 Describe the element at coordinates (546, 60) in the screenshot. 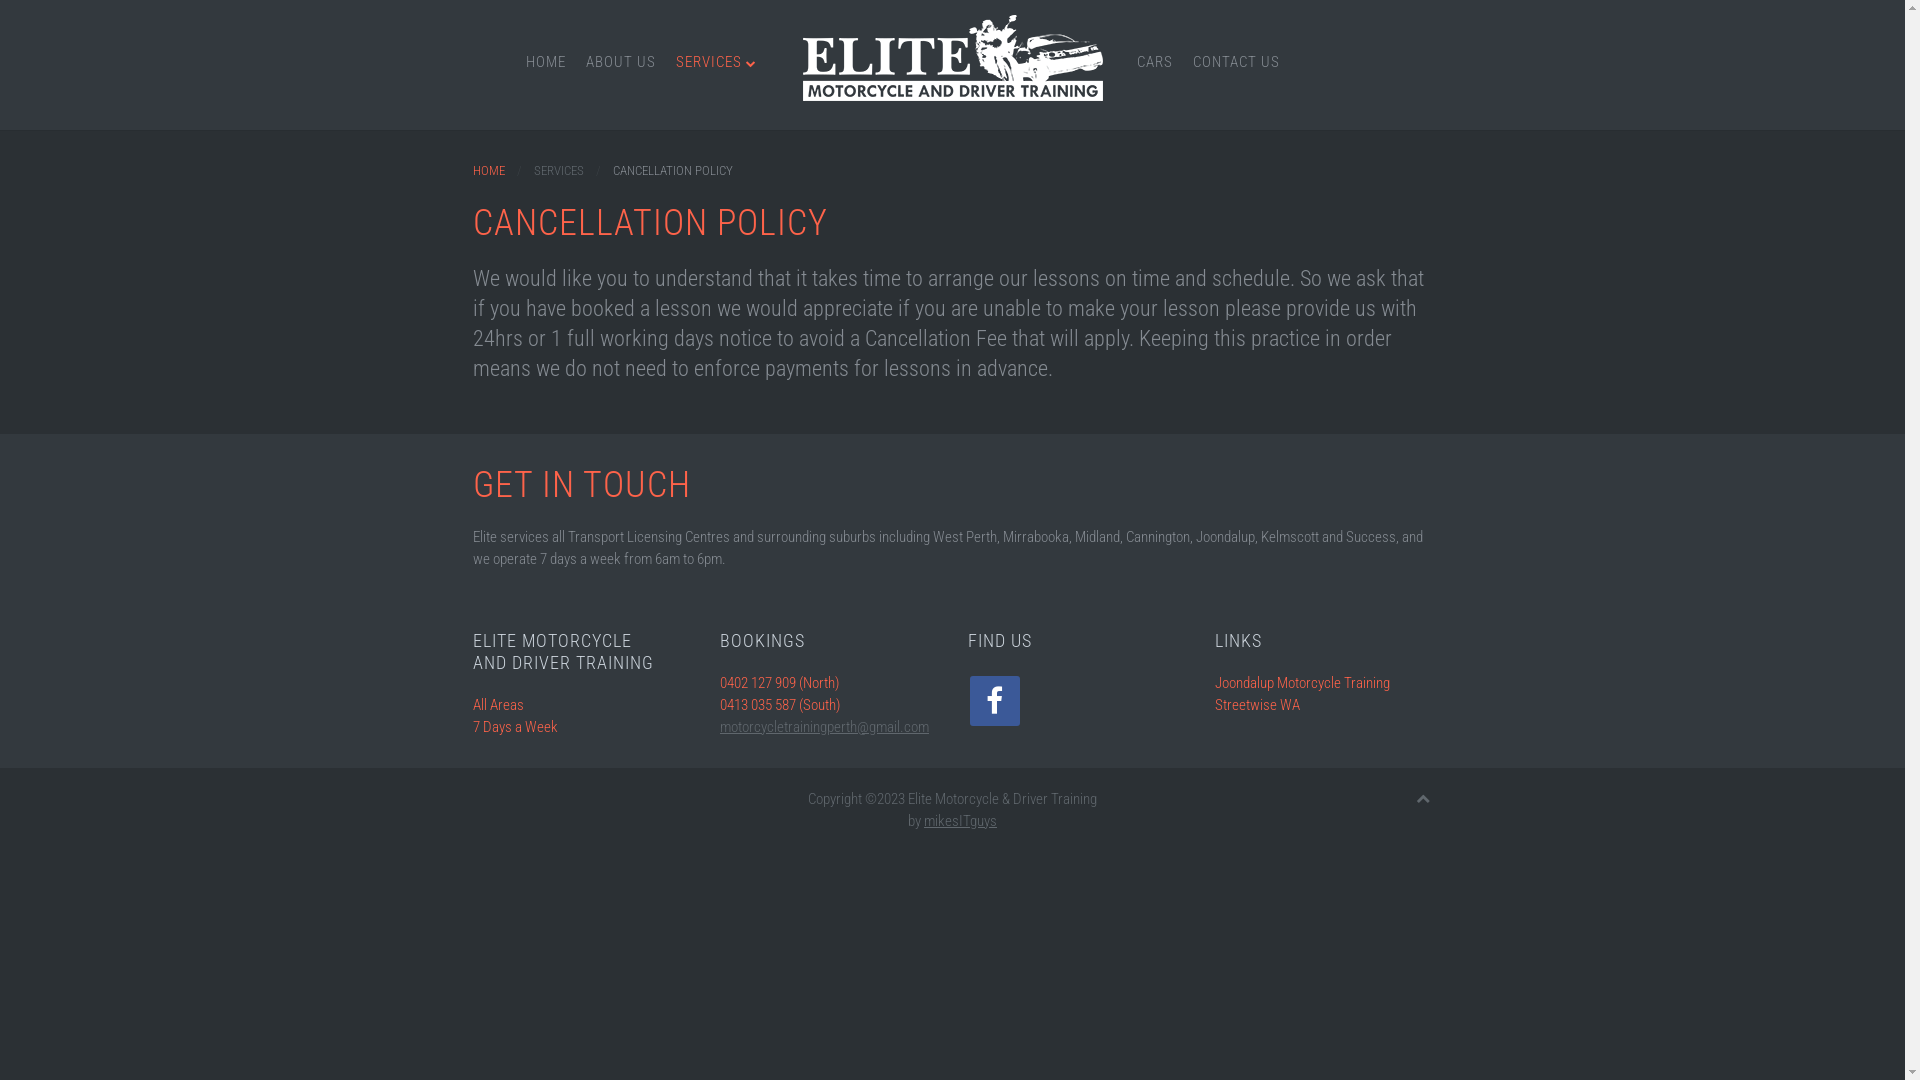

I see `'HOME'` at that location.